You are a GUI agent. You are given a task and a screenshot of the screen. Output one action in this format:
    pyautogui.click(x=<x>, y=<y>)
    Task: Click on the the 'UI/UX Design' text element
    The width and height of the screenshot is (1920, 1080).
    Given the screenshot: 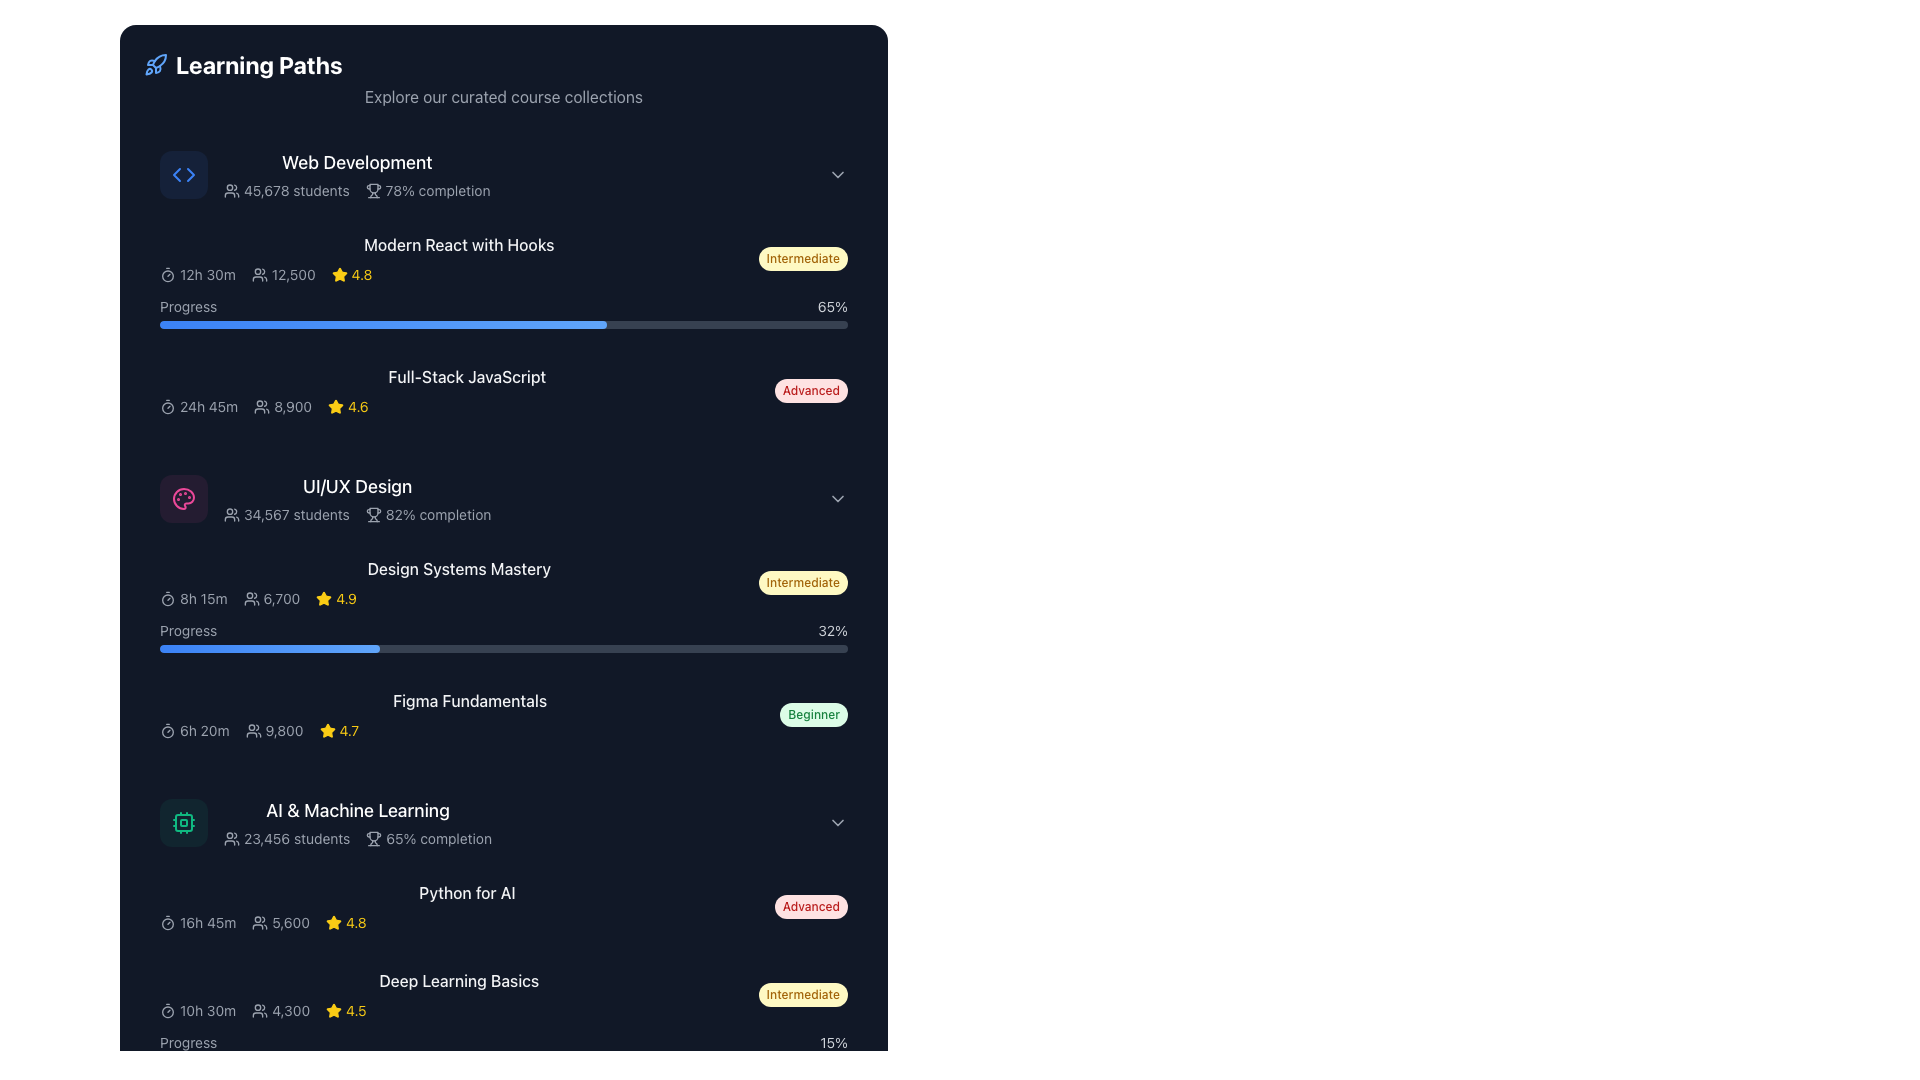 What is the action you would take?
    pyautogui.click(x=357, y=497)
    